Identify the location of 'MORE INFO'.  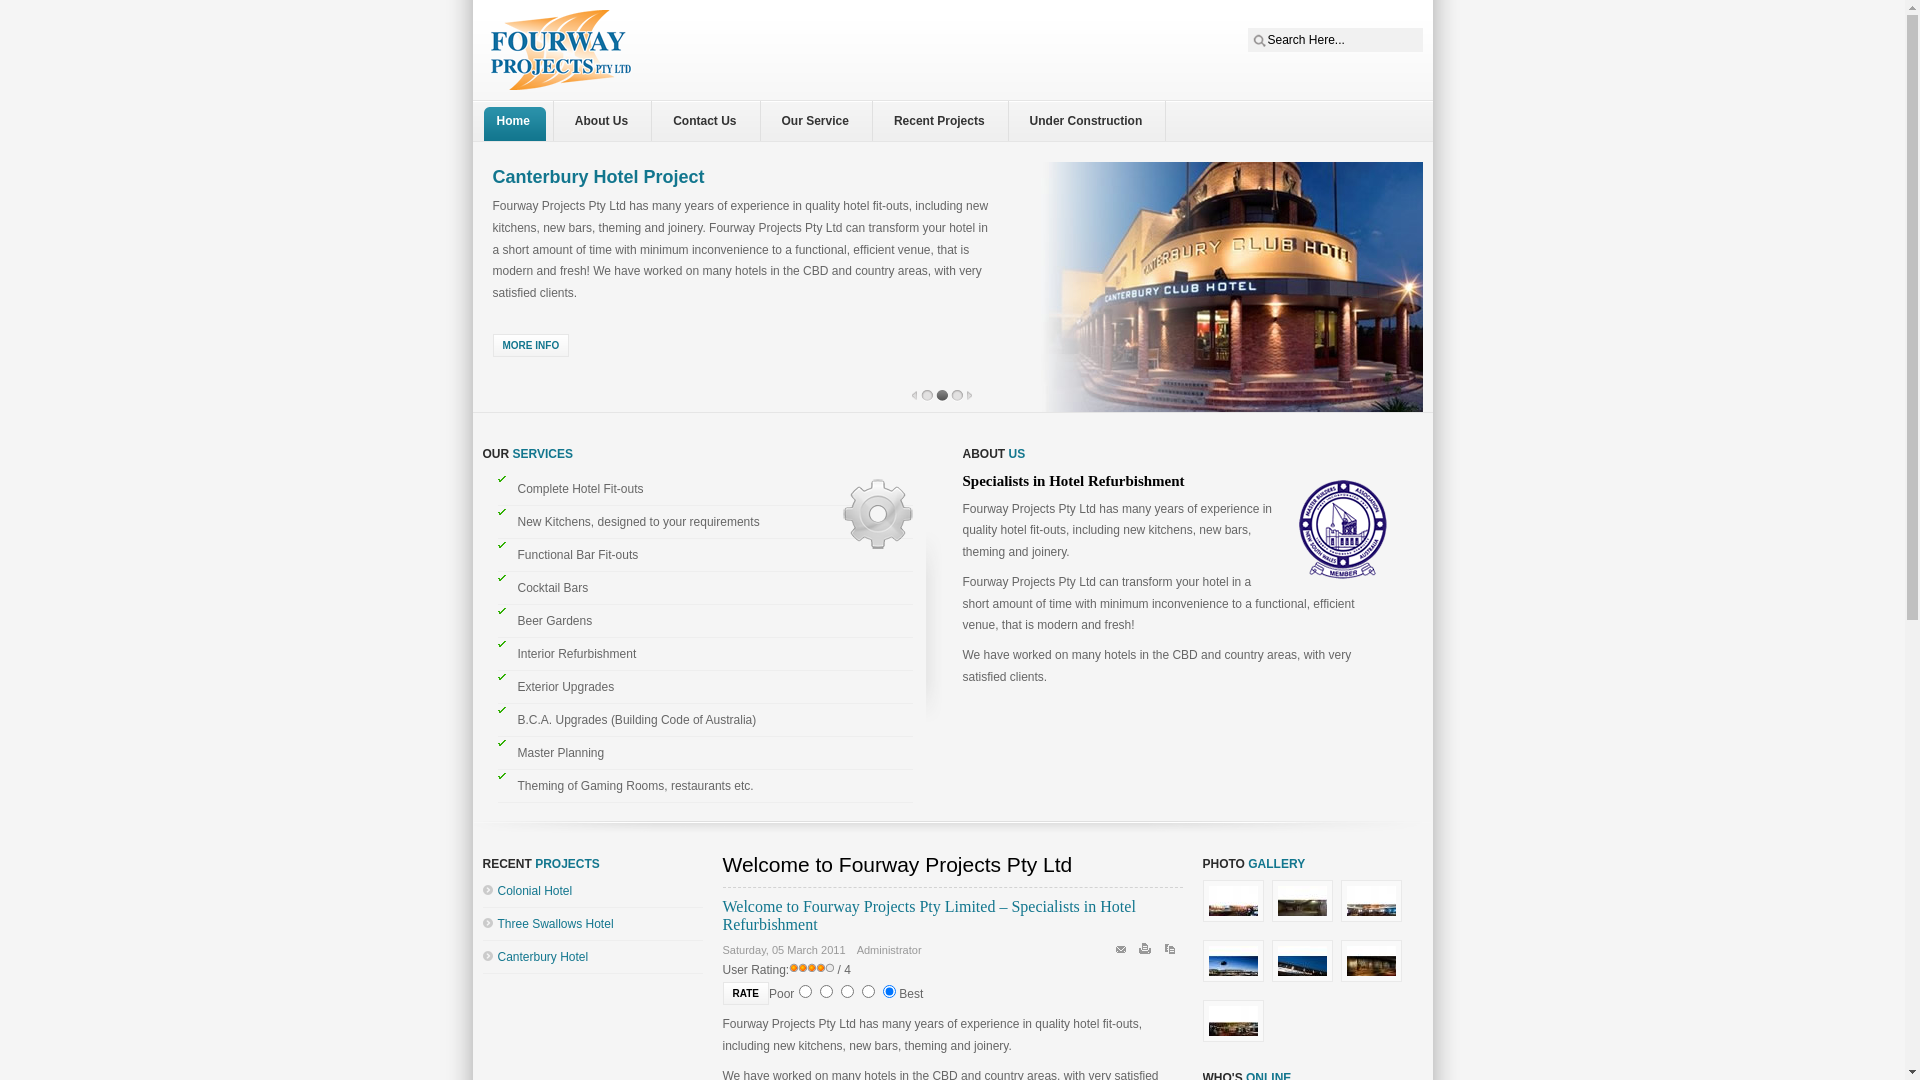
(530, 344).